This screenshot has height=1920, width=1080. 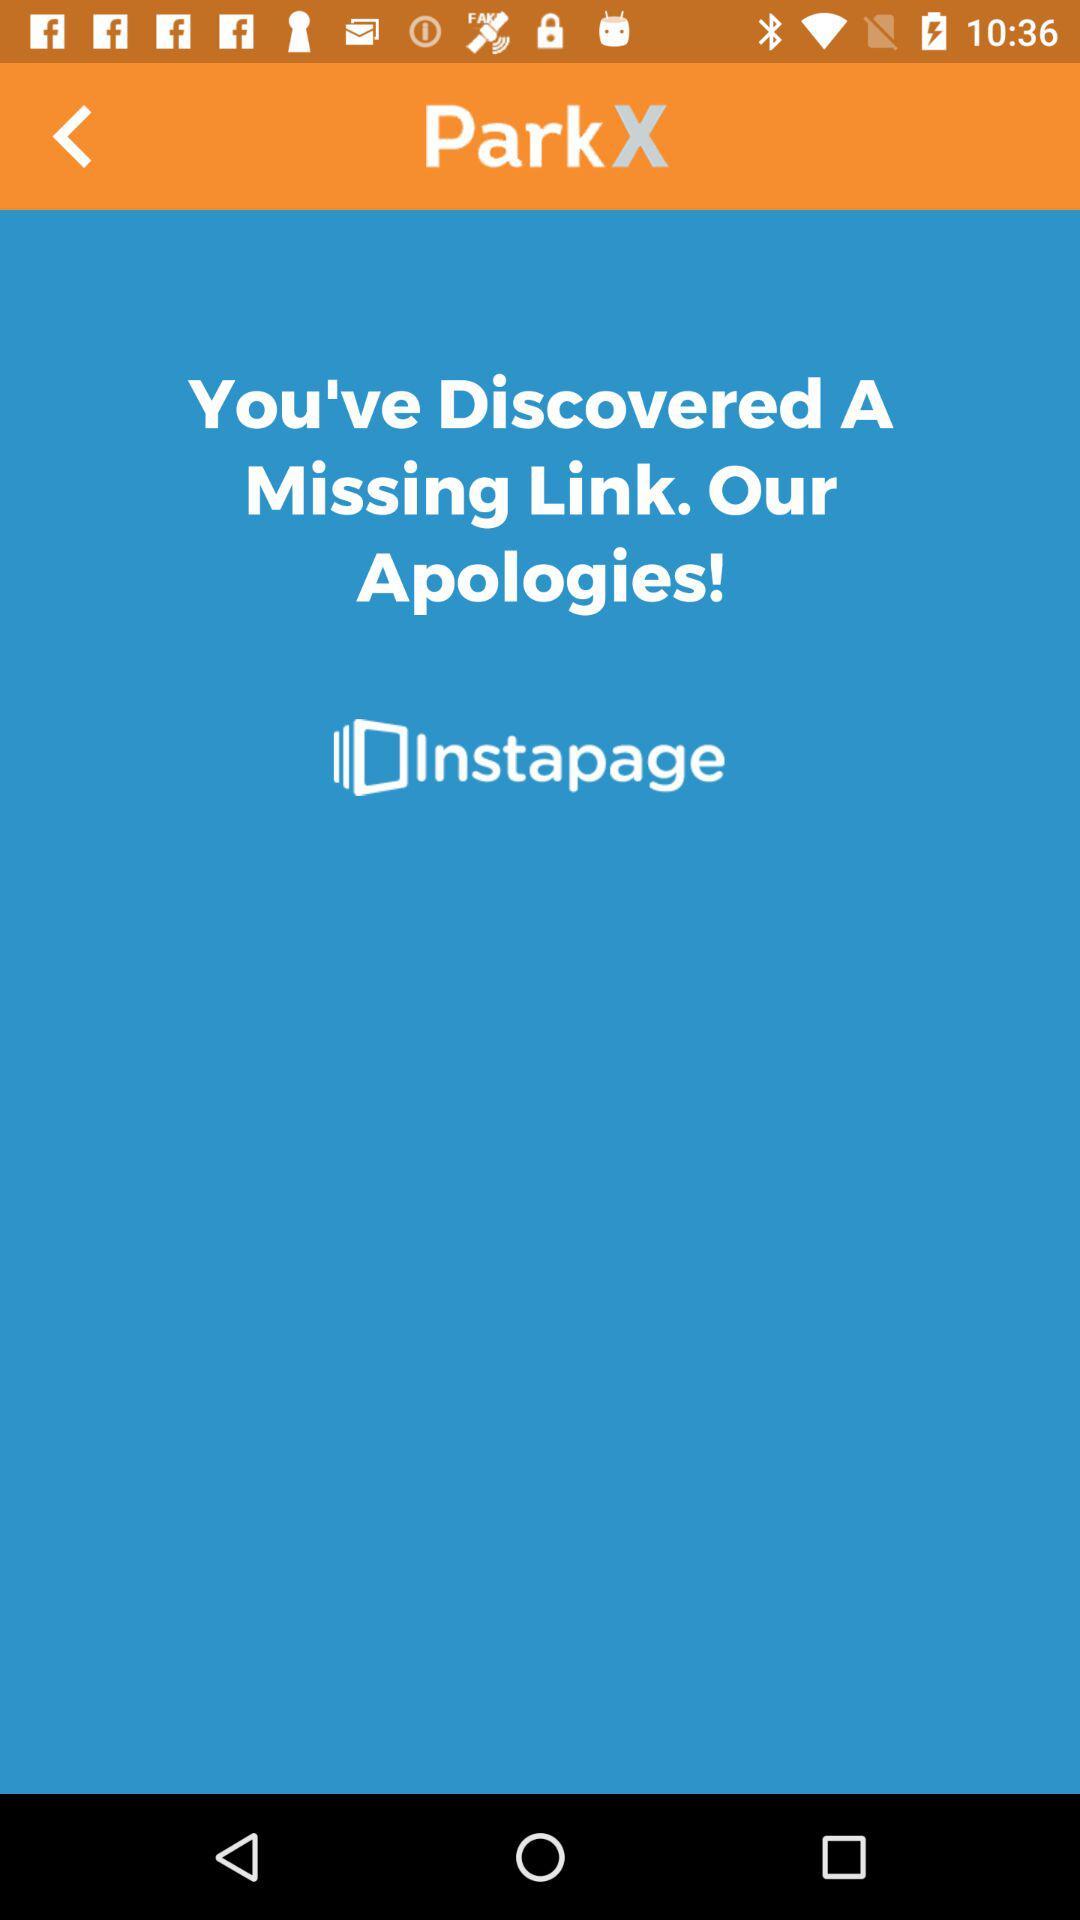 I want to click on screen page, so click(x=540, y=1002).